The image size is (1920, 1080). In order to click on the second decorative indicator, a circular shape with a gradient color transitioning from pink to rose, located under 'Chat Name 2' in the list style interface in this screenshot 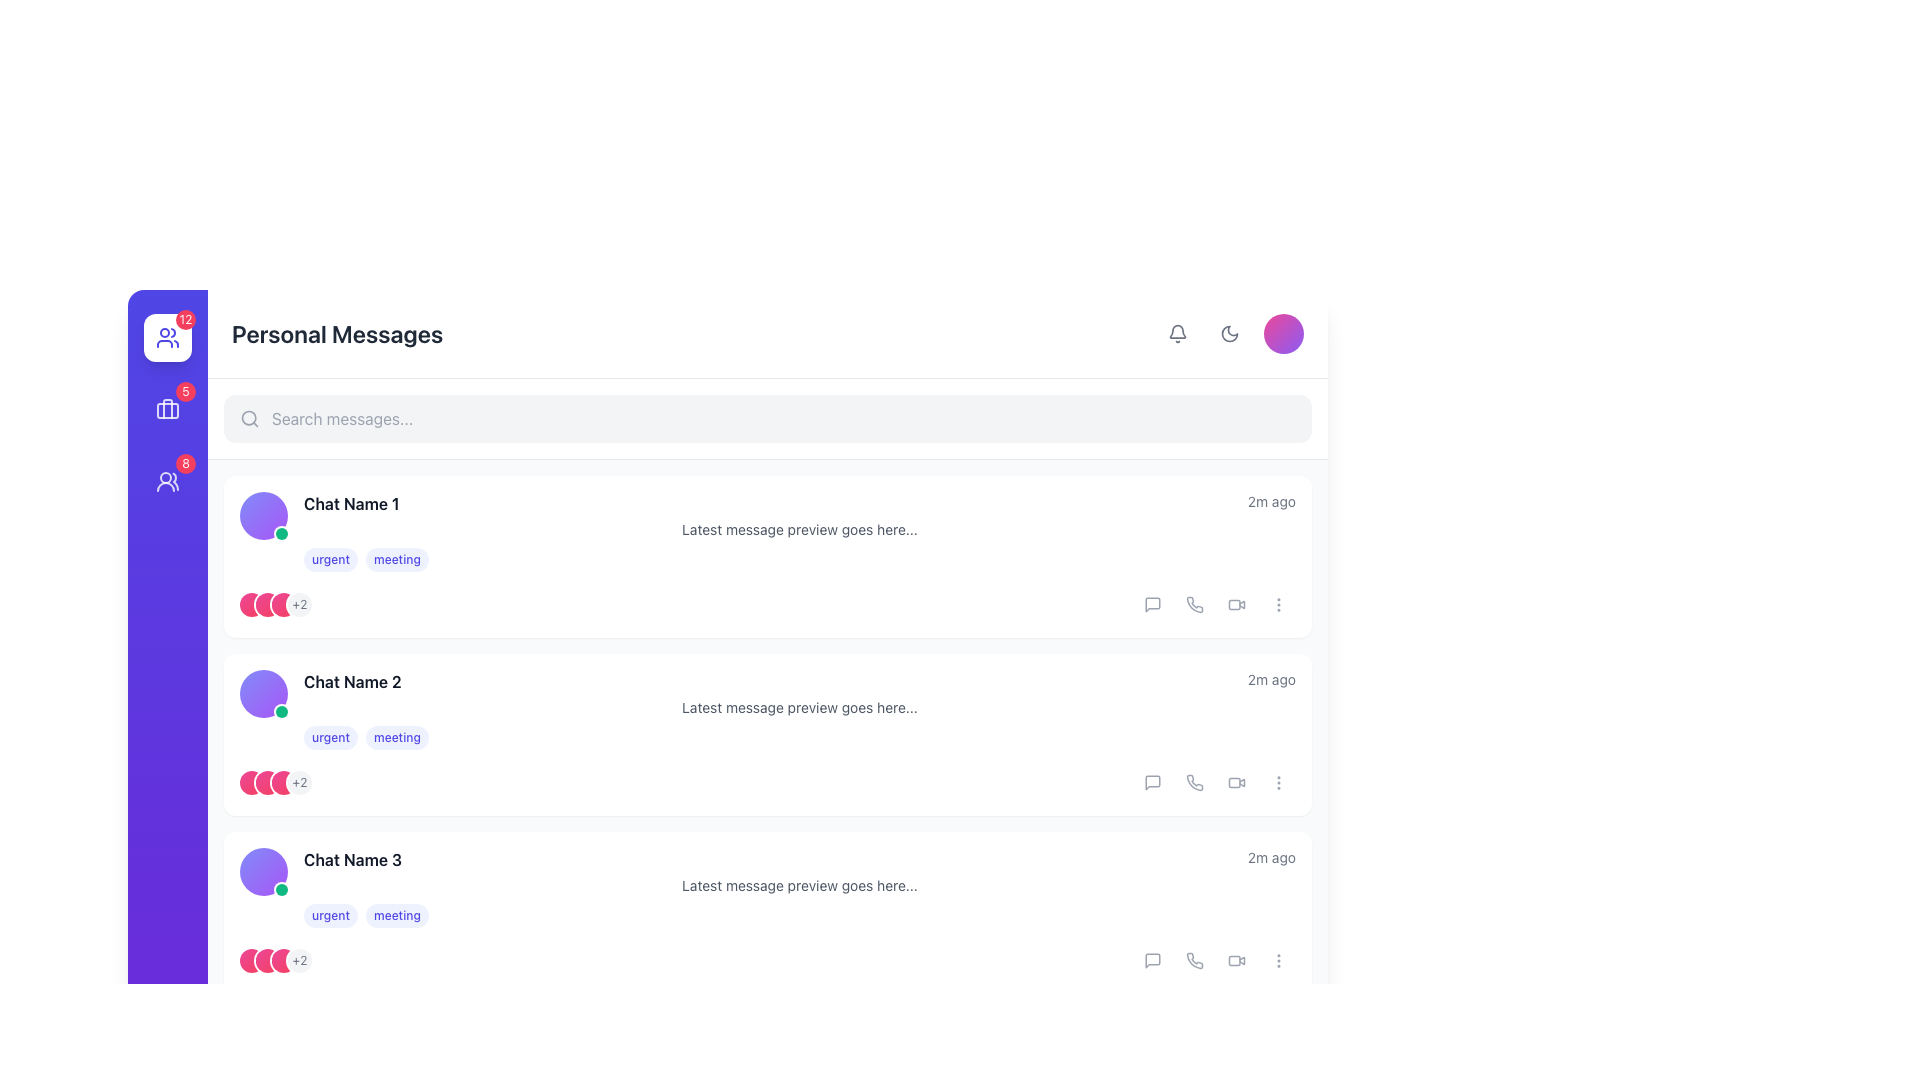, I will do `click(267, 782)`.